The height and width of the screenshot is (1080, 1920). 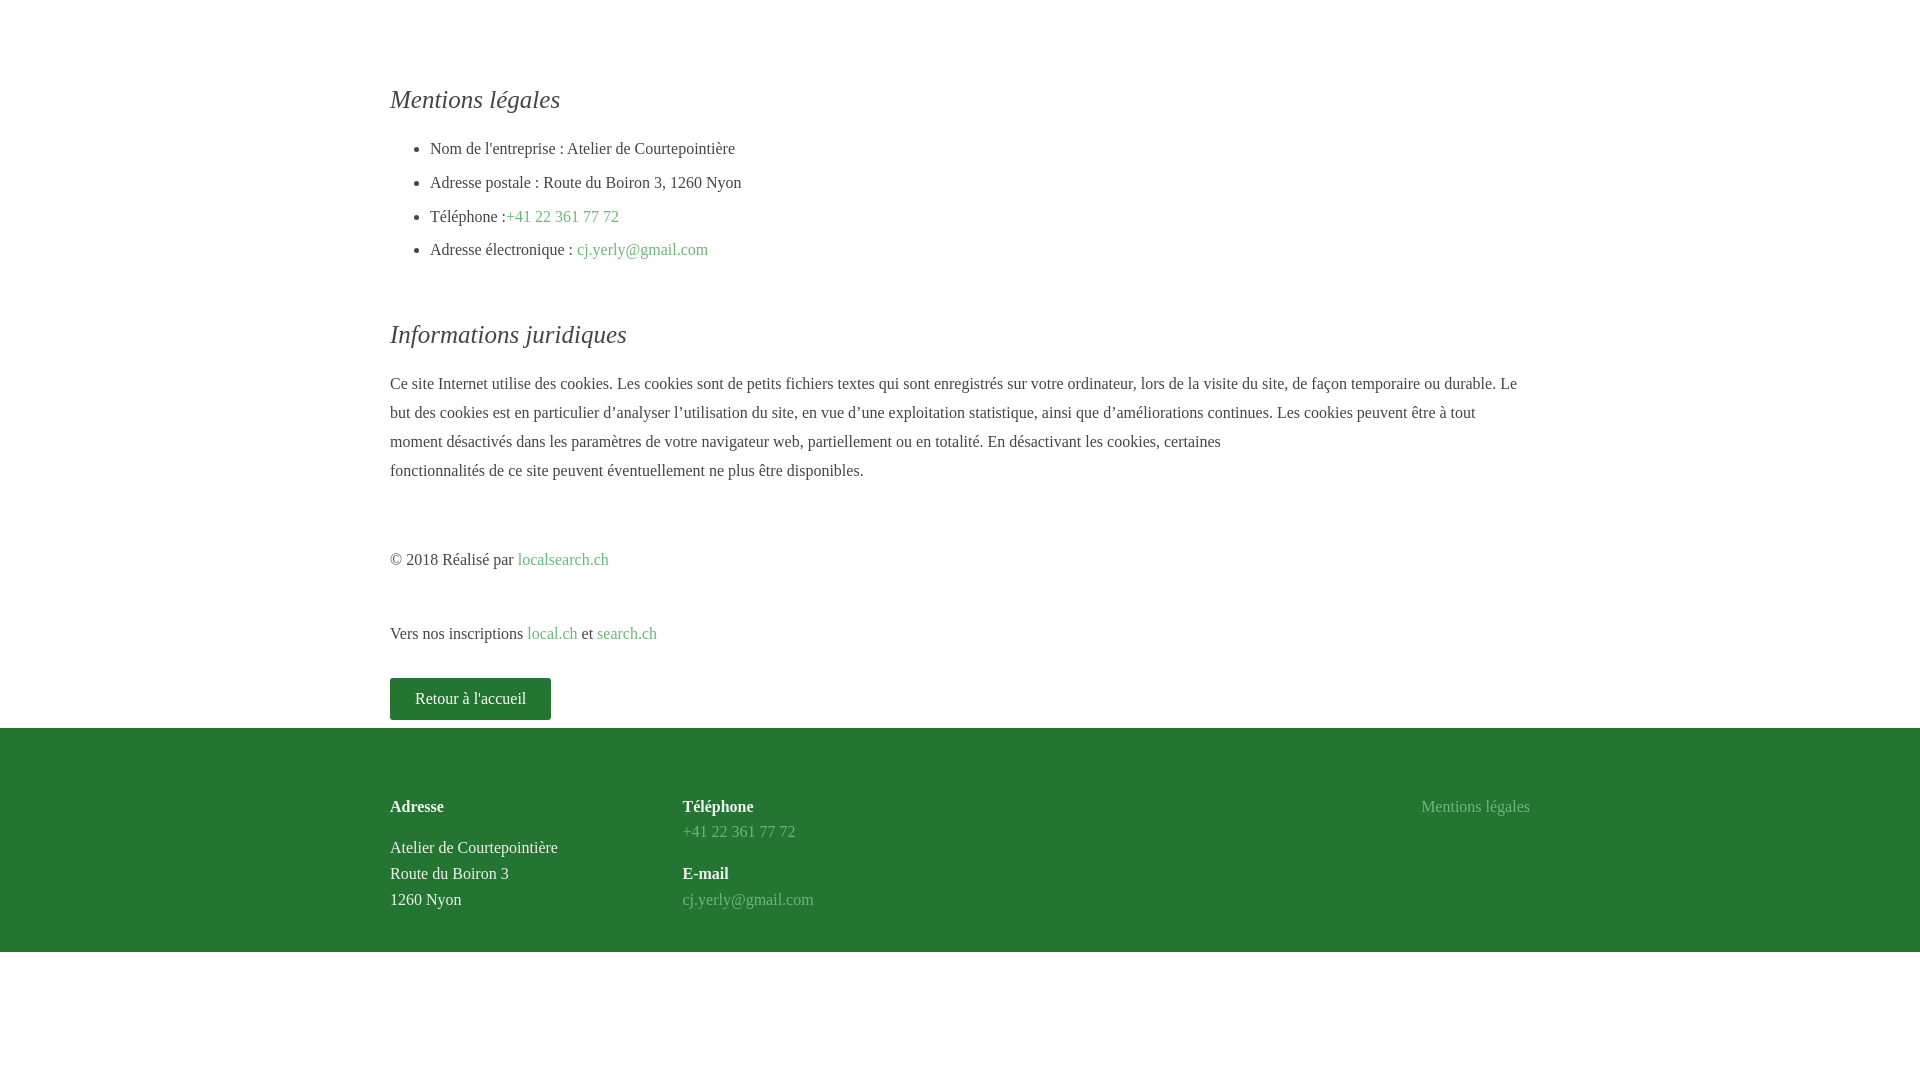 What do you see at coordinates (552, 633) in the screenshot?
I see `'local.ch'` at bounding box center [552, 633].